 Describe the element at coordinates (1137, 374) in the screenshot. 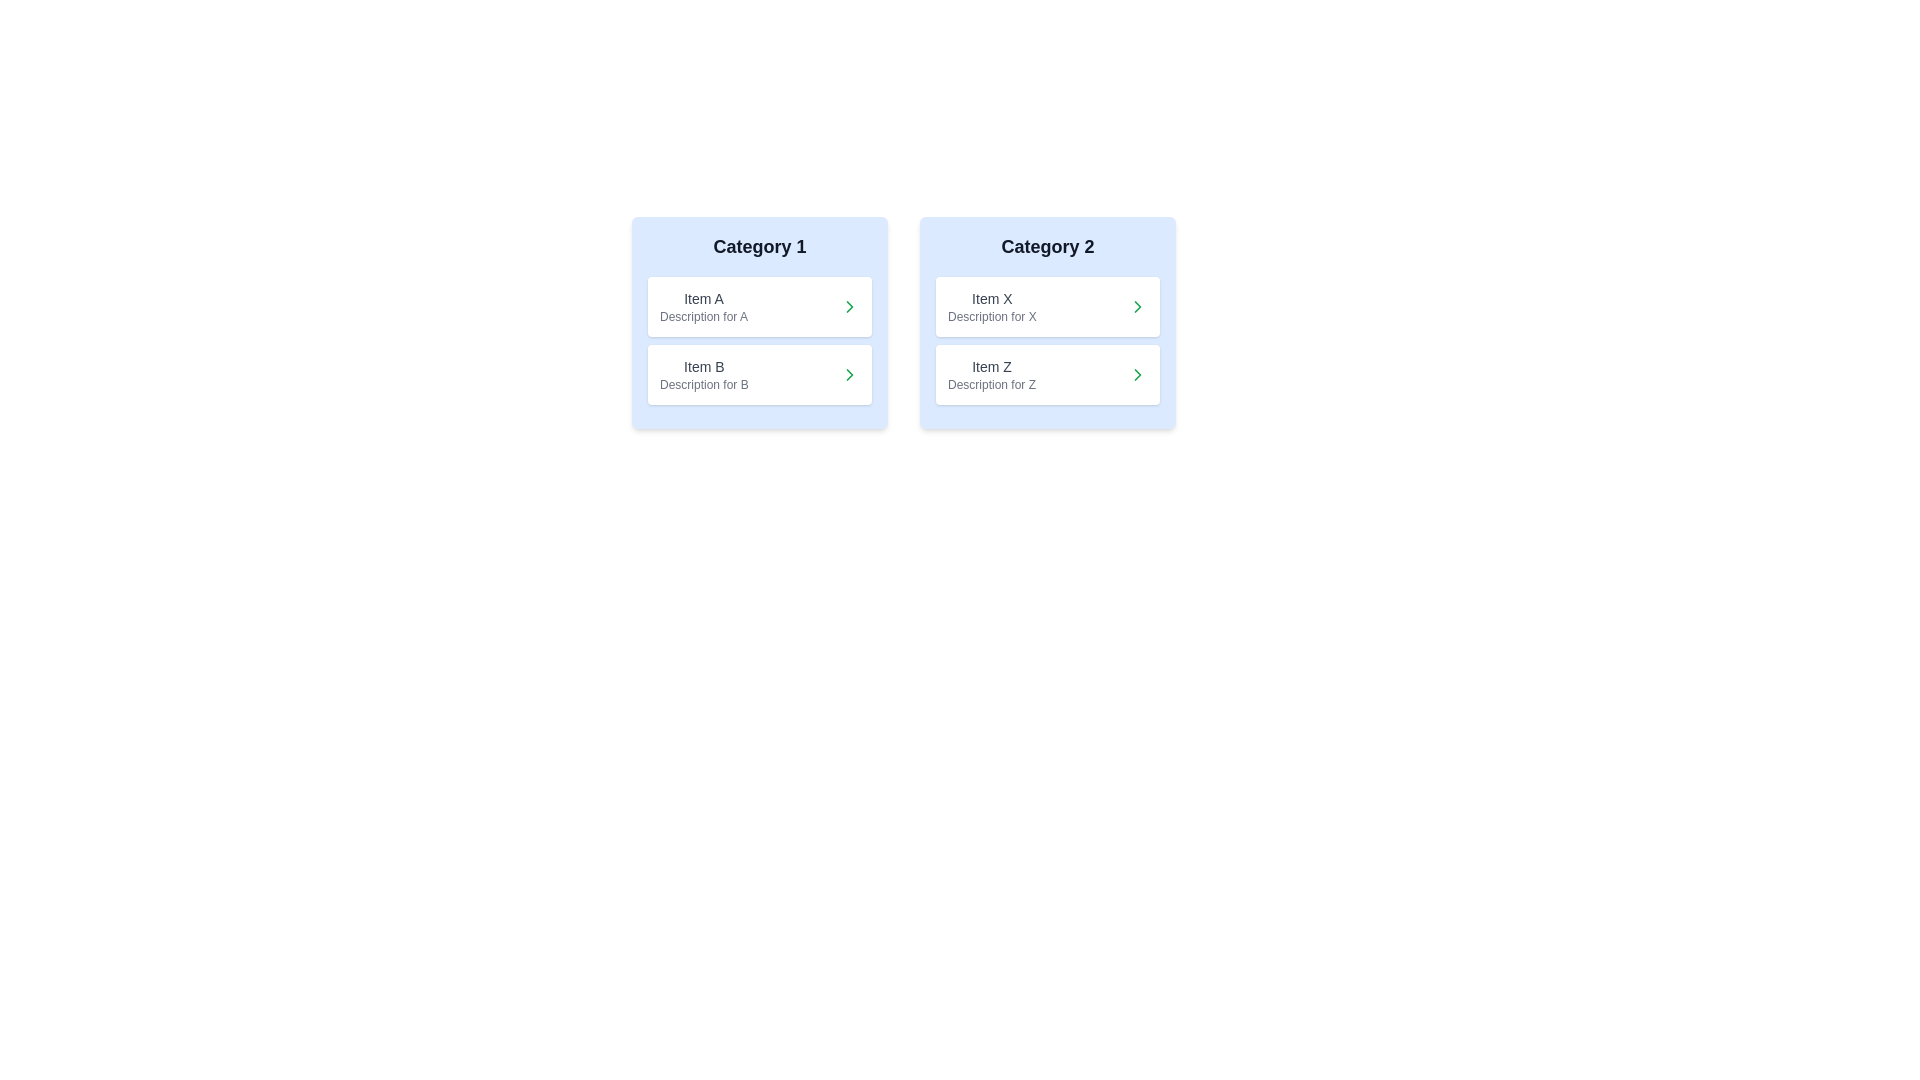

I see `the transfer button for Item Z to move it to the other category` at that location.